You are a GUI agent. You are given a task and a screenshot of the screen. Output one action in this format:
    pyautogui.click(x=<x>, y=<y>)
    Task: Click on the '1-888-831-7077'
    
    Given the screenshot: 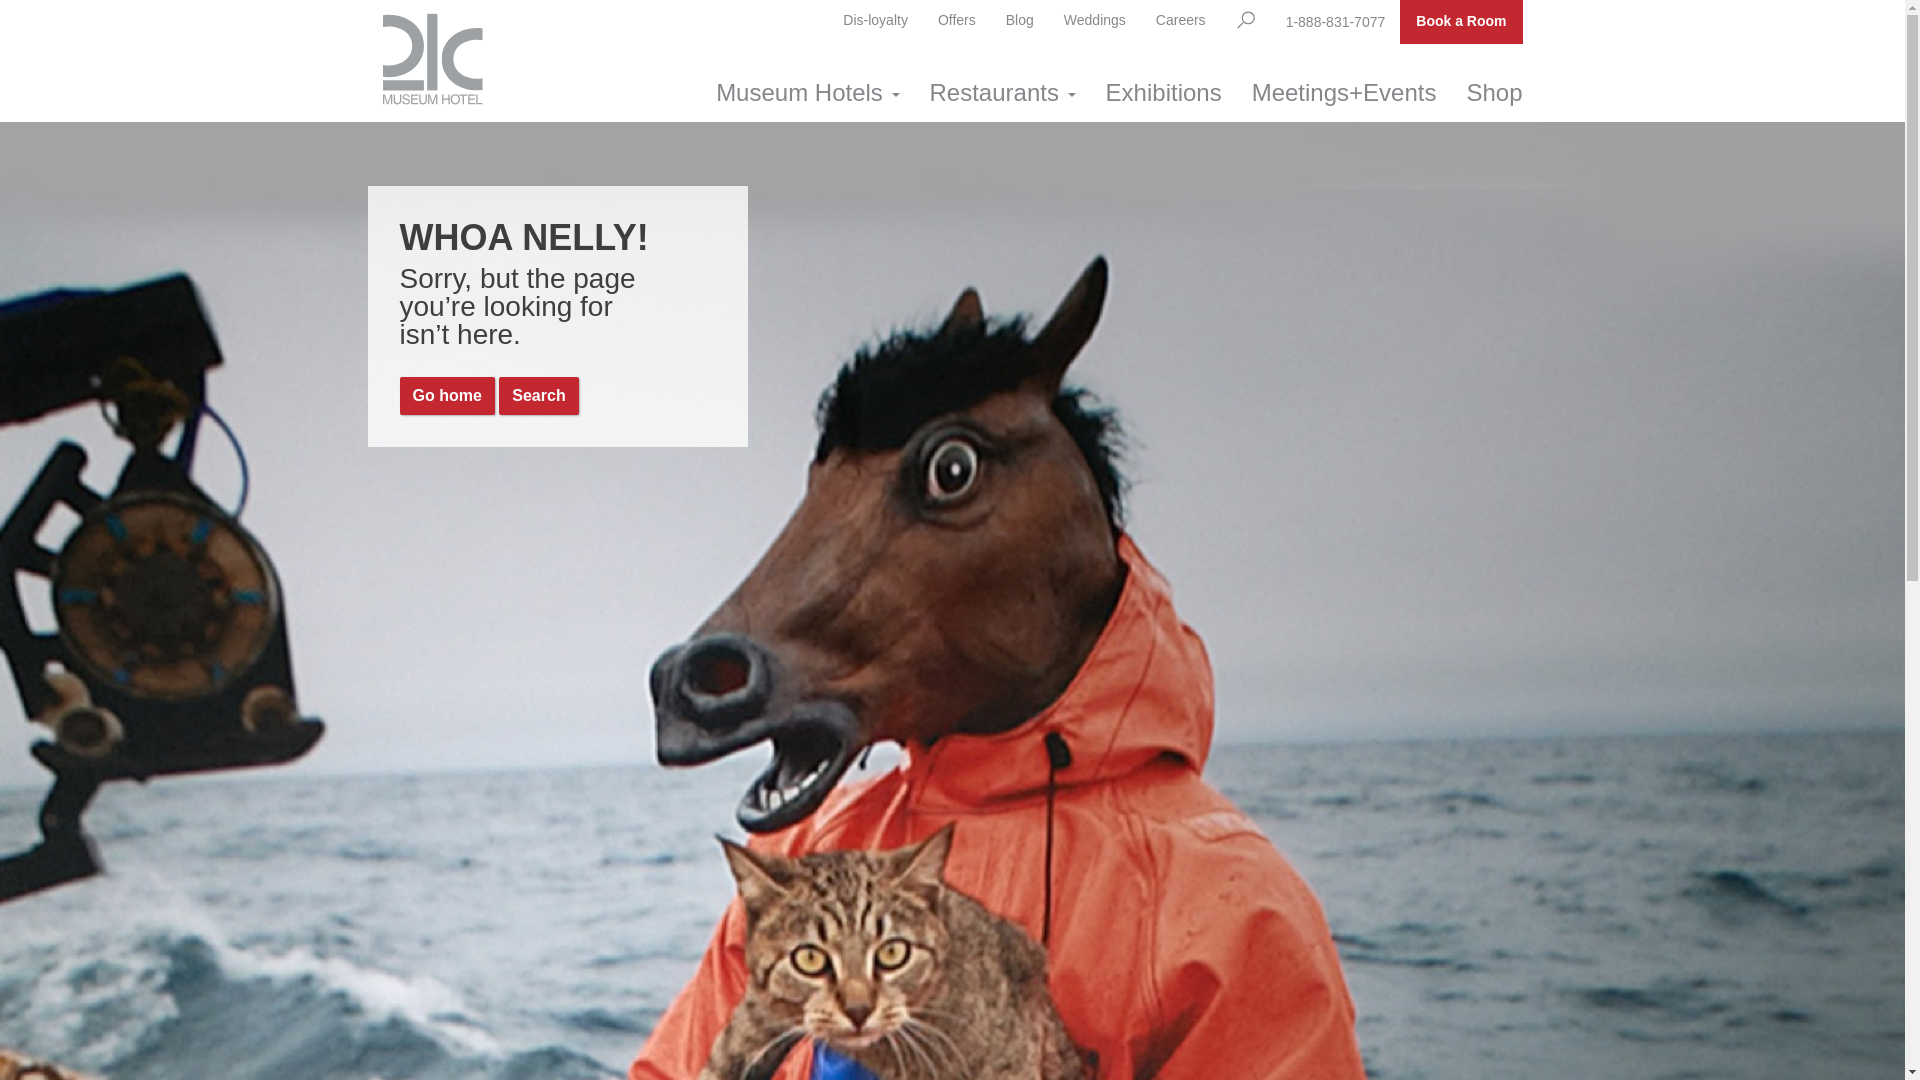 What is the action you would take?
    pyautogui.click(x=1335, y=22)
    